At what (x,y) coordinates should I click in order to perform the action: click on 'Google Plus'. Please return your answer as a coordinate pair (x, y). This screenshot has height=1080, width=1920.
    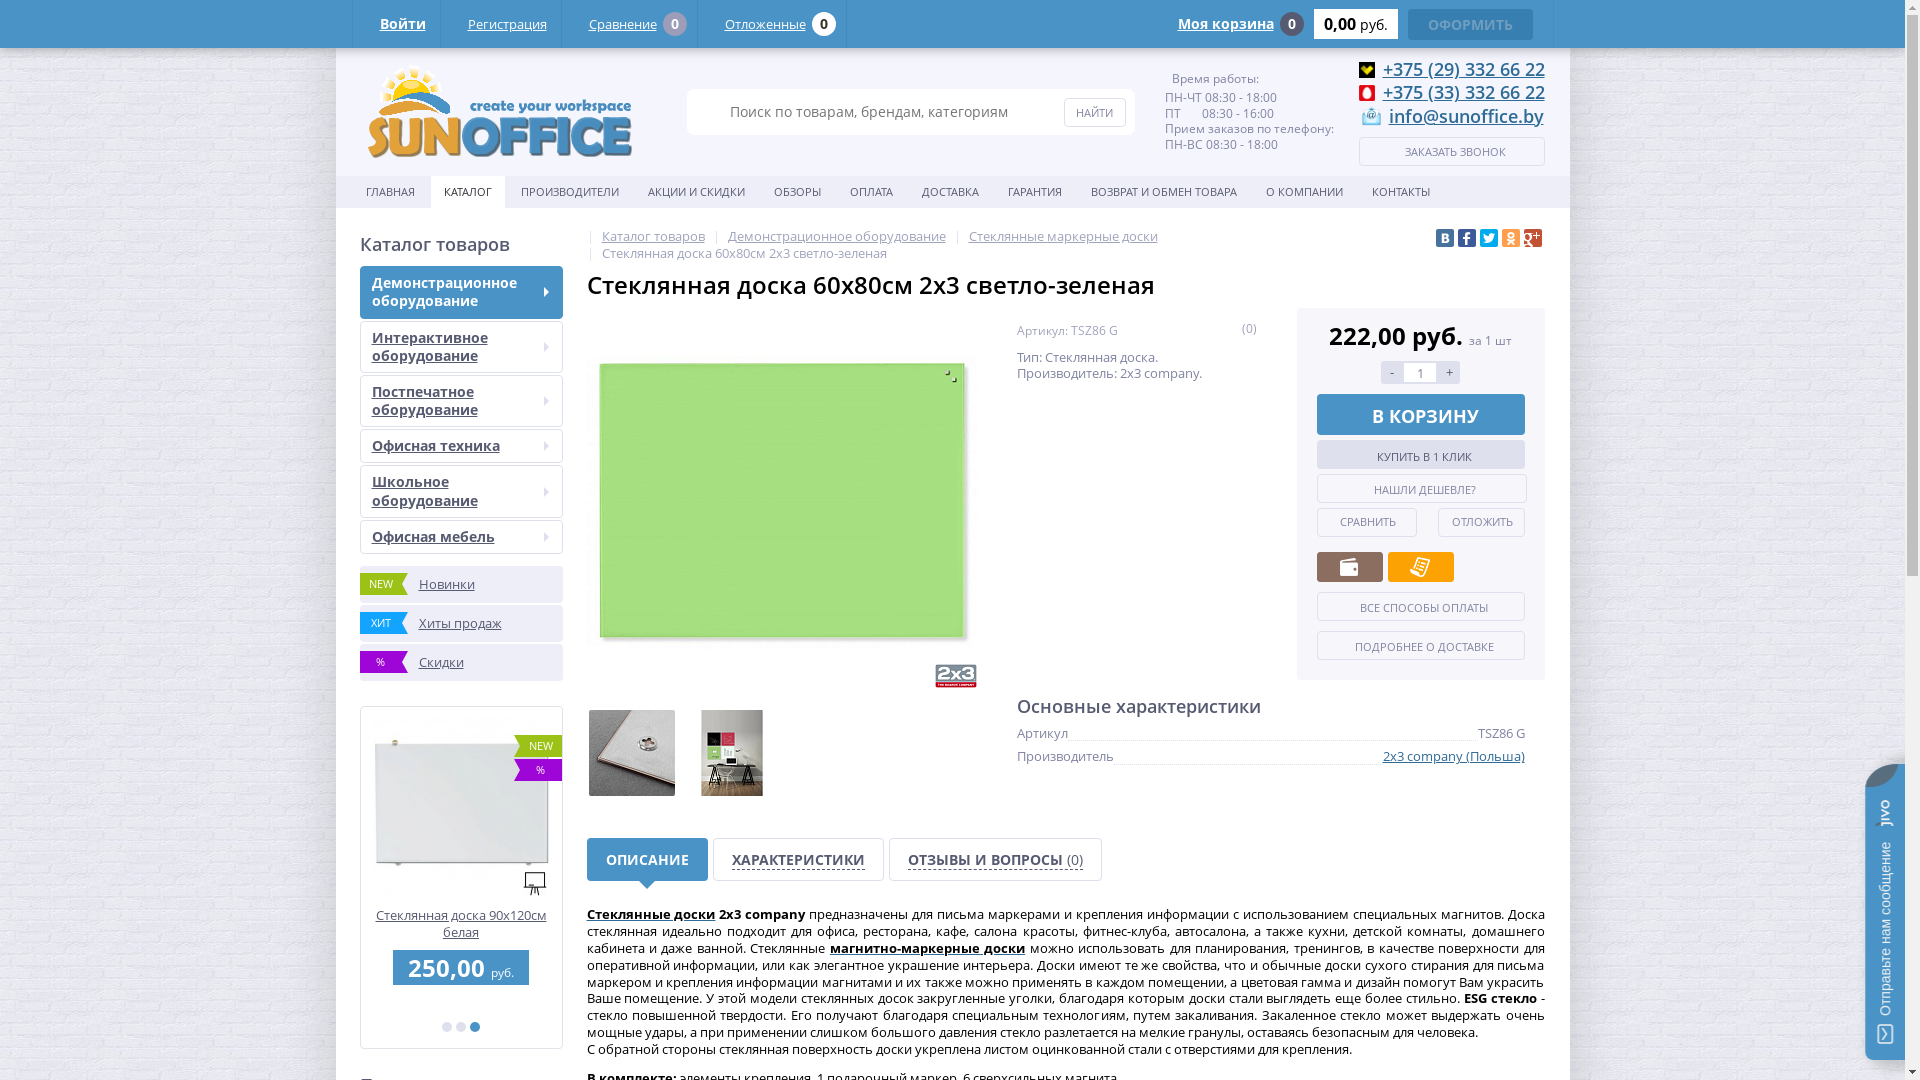
    Looking at the image, I should click on (1522, 237).